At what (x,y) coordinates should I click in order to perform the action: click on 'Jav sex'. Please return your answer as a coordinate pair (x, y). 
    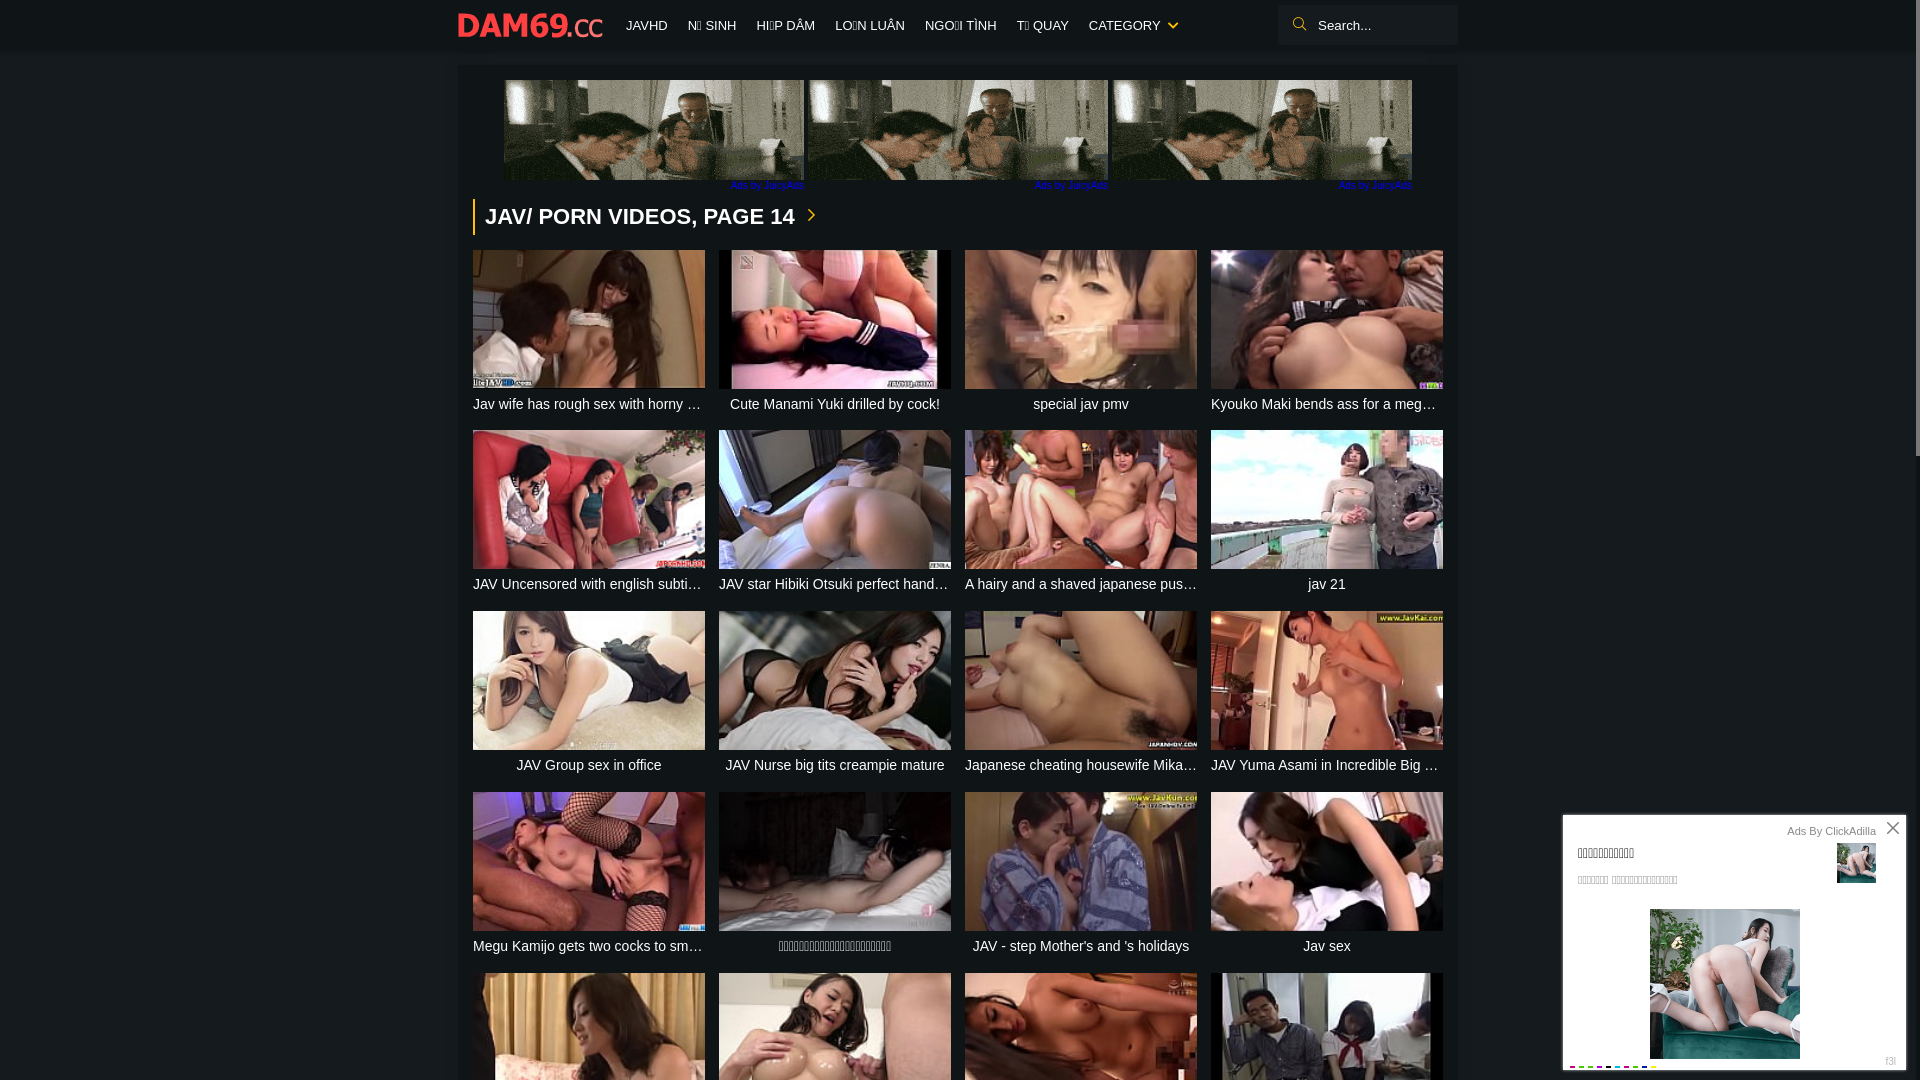
    Looking at the image, I should click on (1326, 874).